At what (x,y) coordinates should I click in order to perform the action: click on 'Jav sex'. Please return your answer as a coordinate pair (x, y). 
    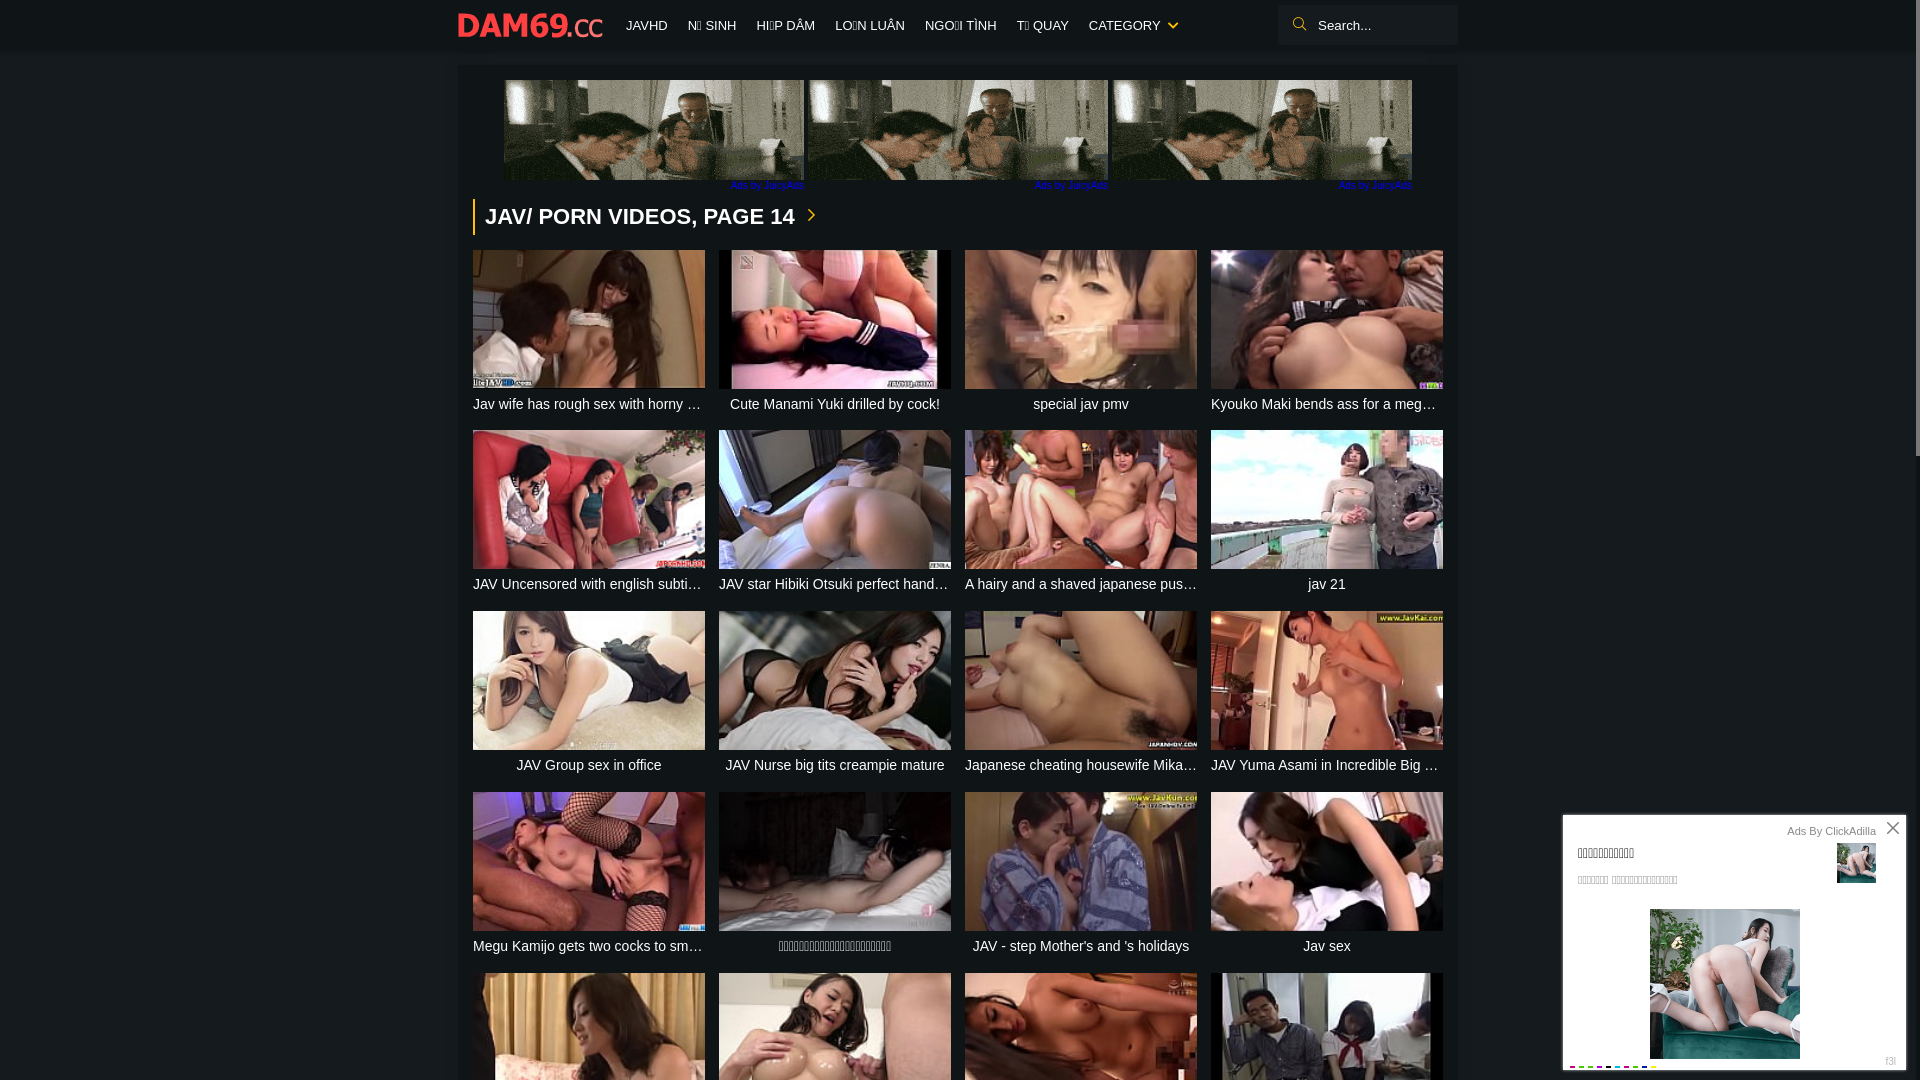
    Looking at the image, I should click on (1326, 874).